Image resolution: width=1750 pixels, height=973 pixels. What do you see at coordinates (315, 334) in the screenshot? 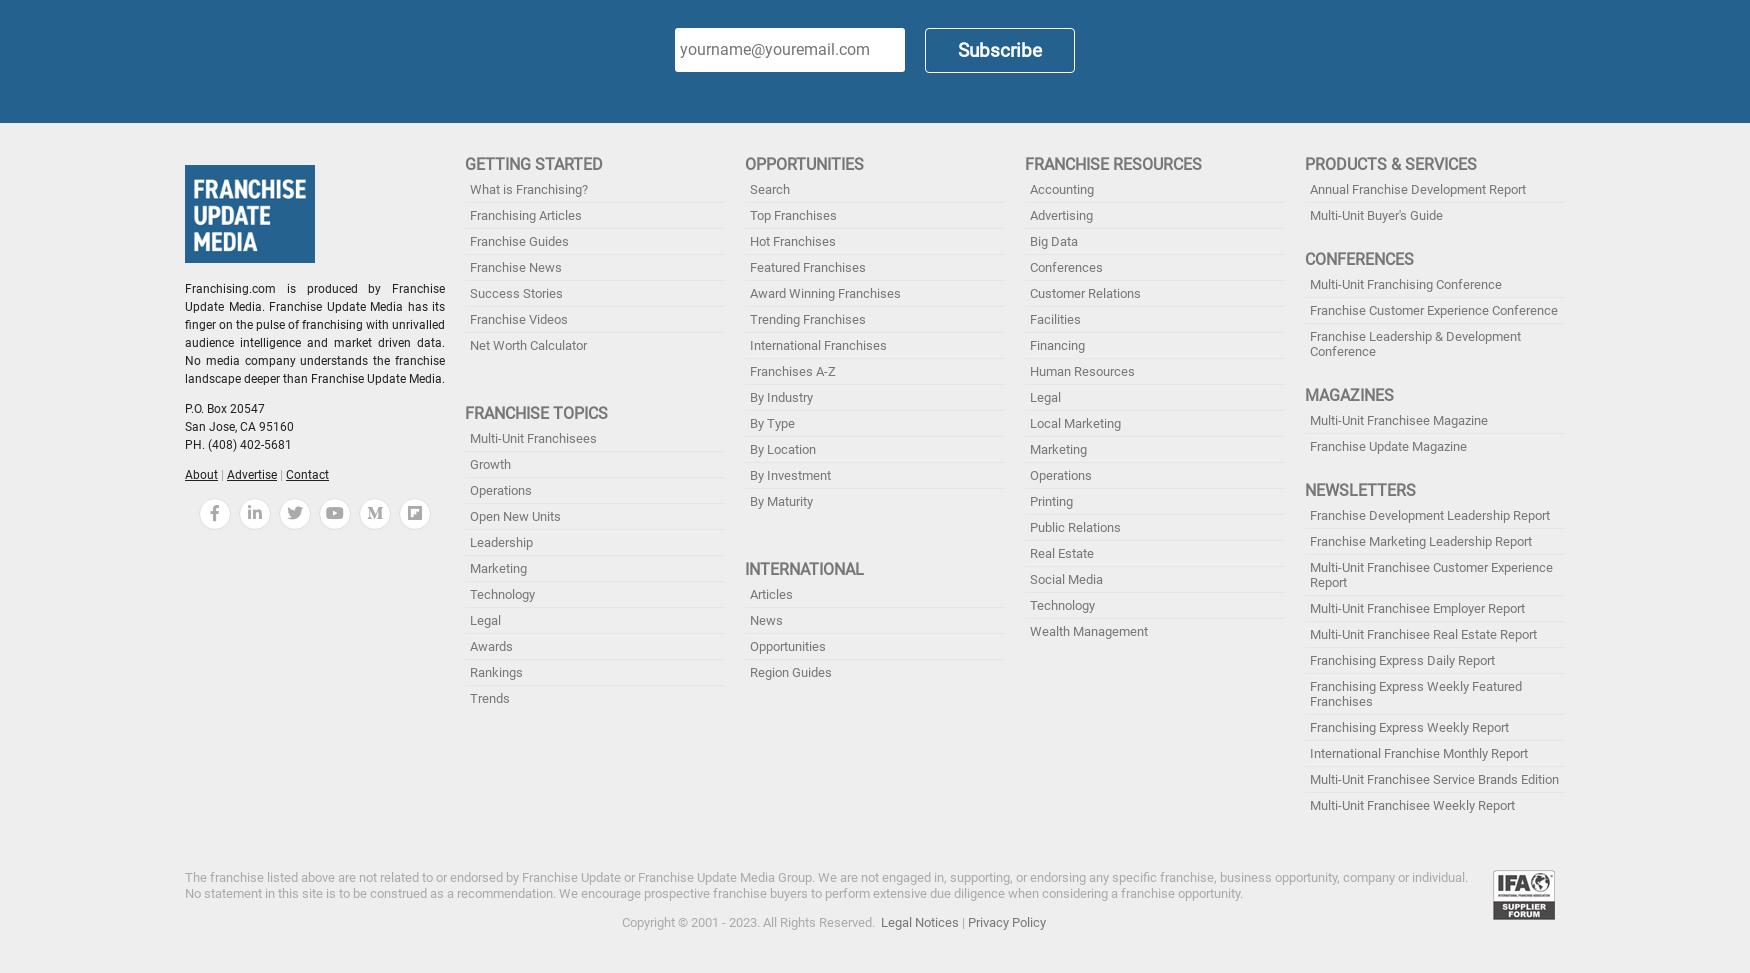
I see `'Franchising.com is produced by Franchise Update Media. Franchise Update Media has its finger on the pulse of franchising with unrivalled audience intelligence and market driven data. No media company understands the franchise landscape deeper than Franchise Update Media.'` at bounding box center [315, 334].